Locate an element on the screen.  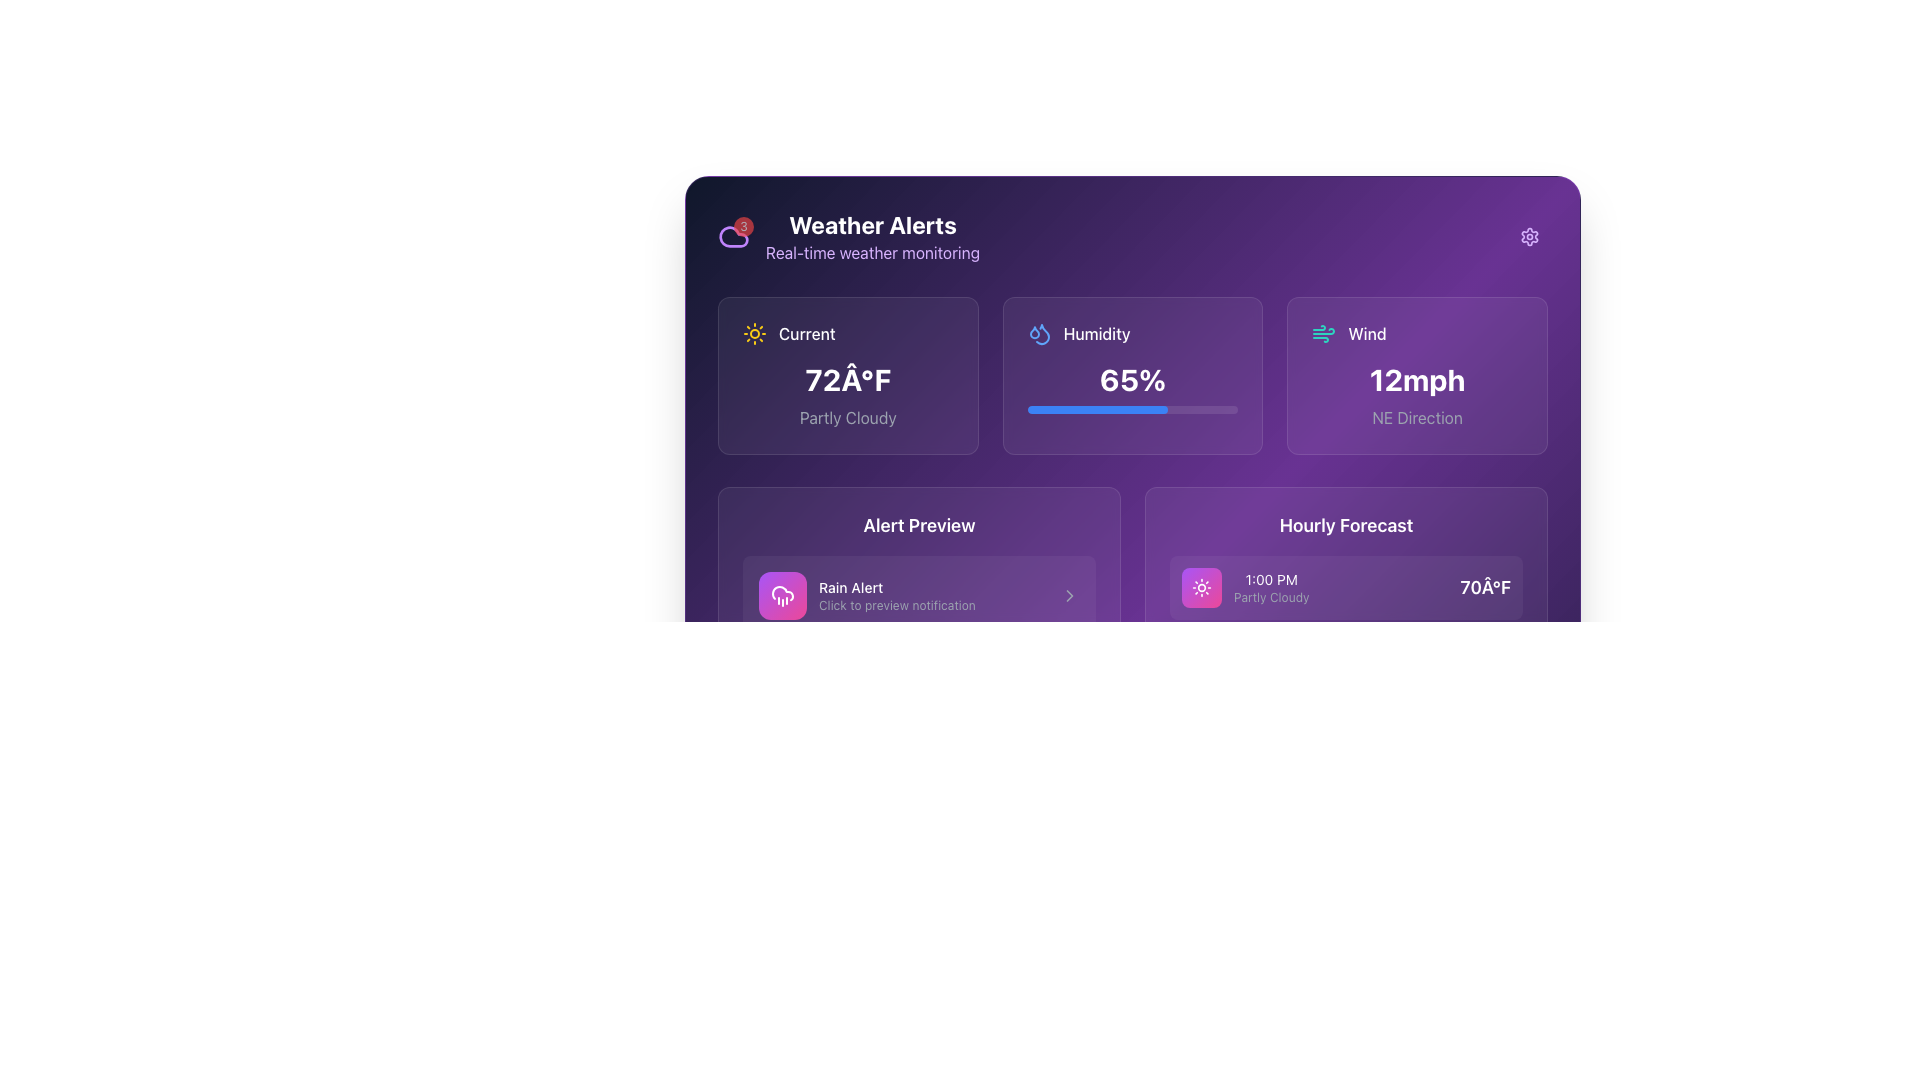
the wind speed indicator graphic located in the 'Wind' informational box in the top-right quadrant of the interface, which is visually represented as a wave component between two similar graphics is located at coordinates (1324, 330).